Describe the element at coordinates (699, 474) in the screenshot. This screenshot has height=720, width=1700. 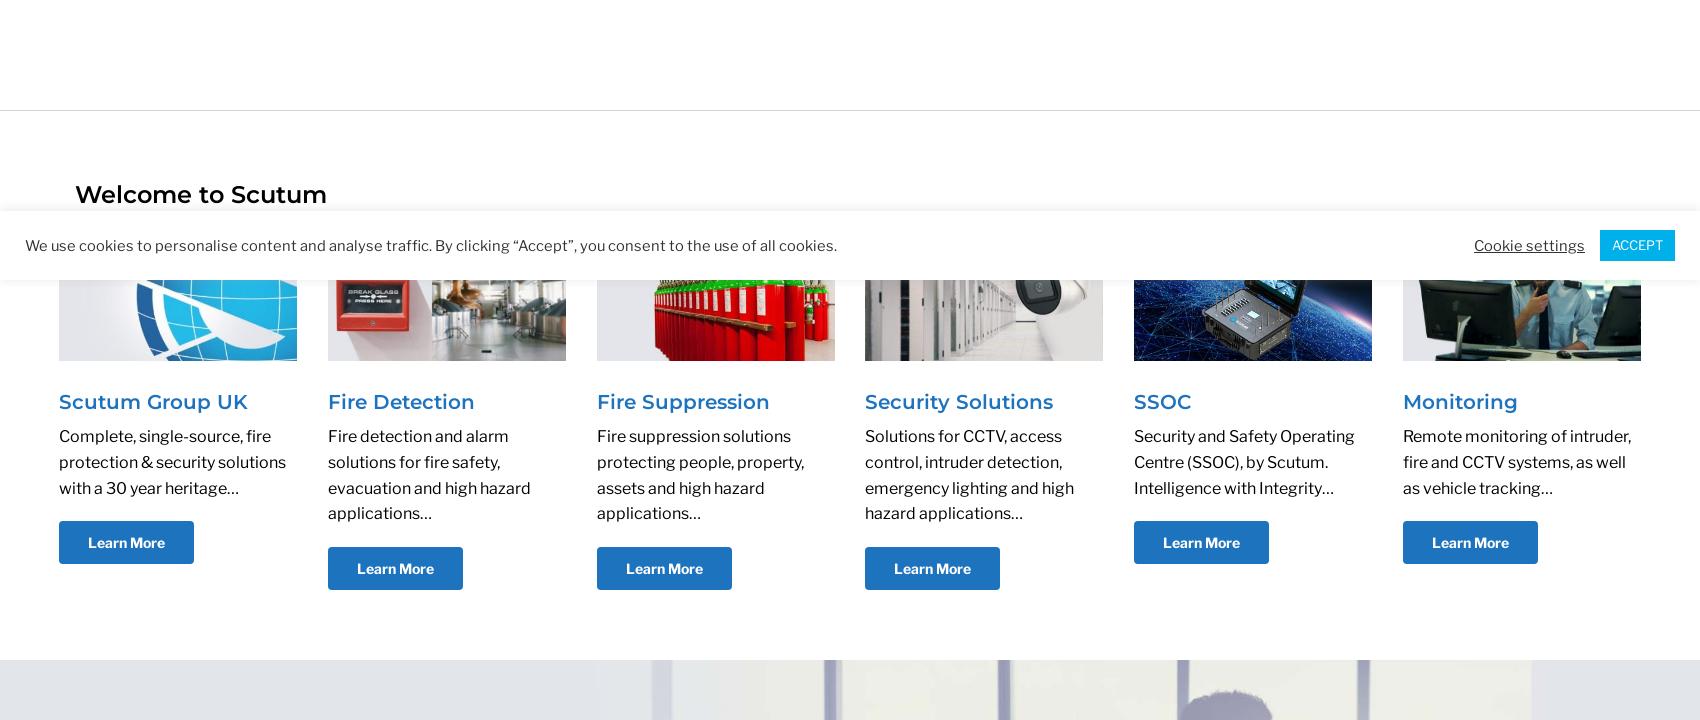
I see `'Fire suppression solutions protecting people, property, assets and high hazard applications…'` at that location.